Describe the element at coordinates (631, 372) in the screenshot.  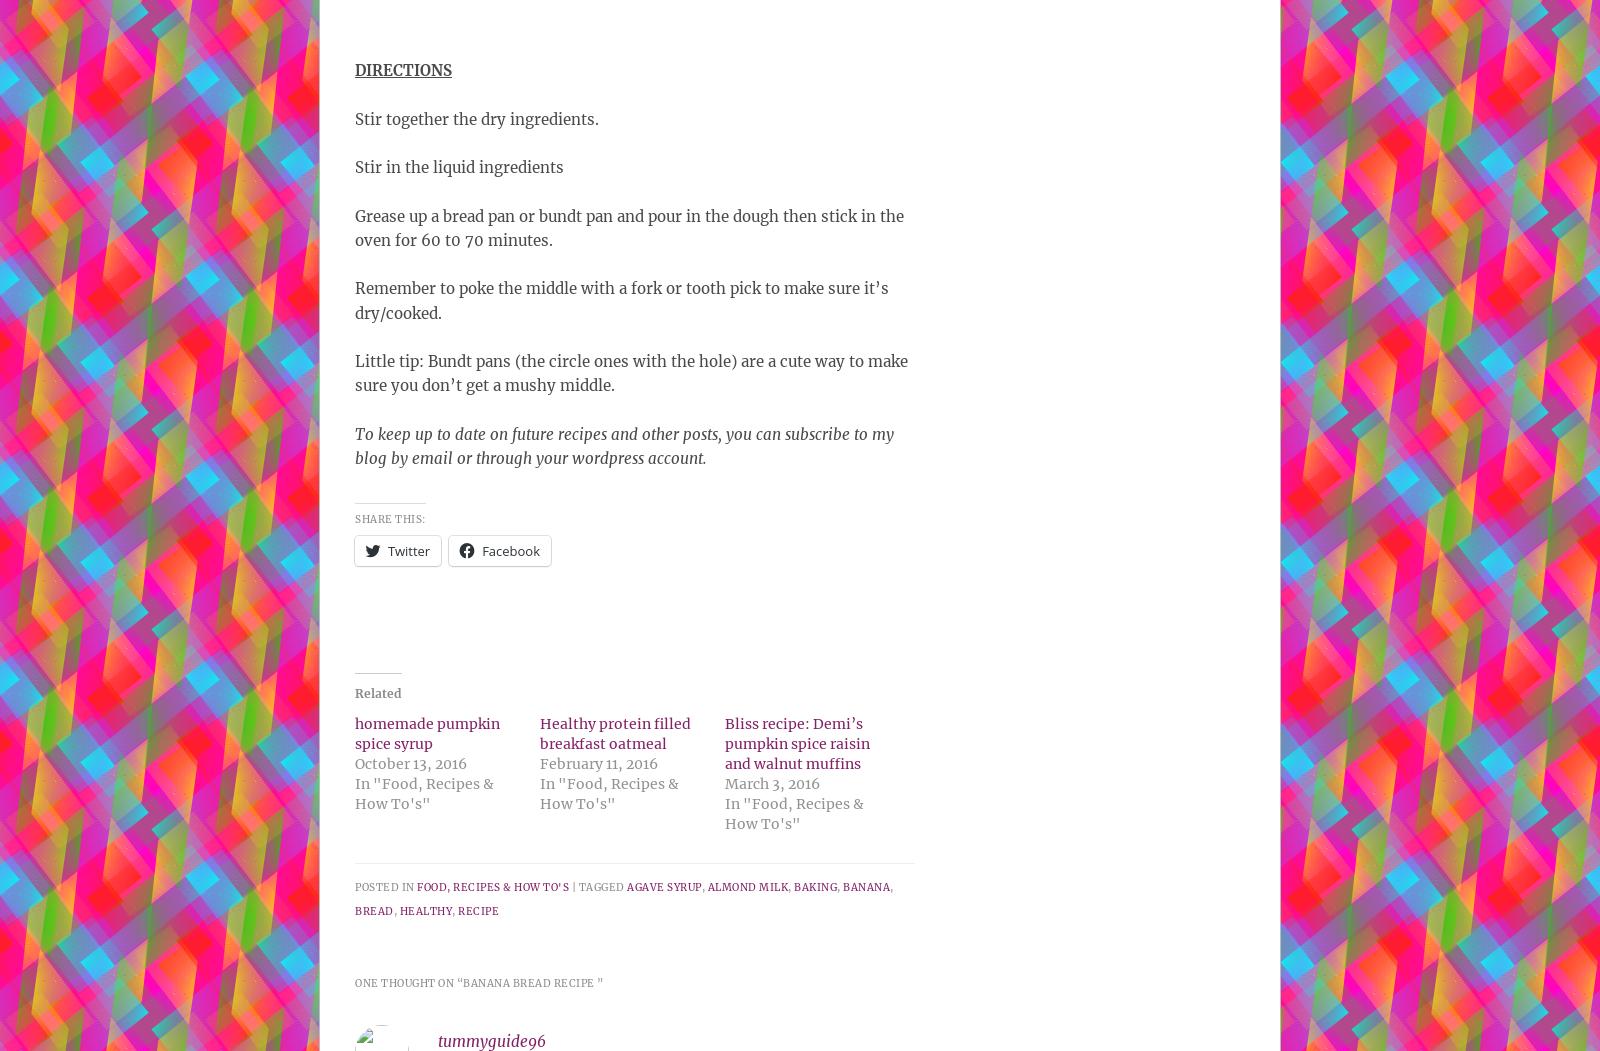
I see `'Little tip: Bundt pans (the circle ones with the hole) are a cute way to make sure you don’t get a mushy middle.'` at that location.